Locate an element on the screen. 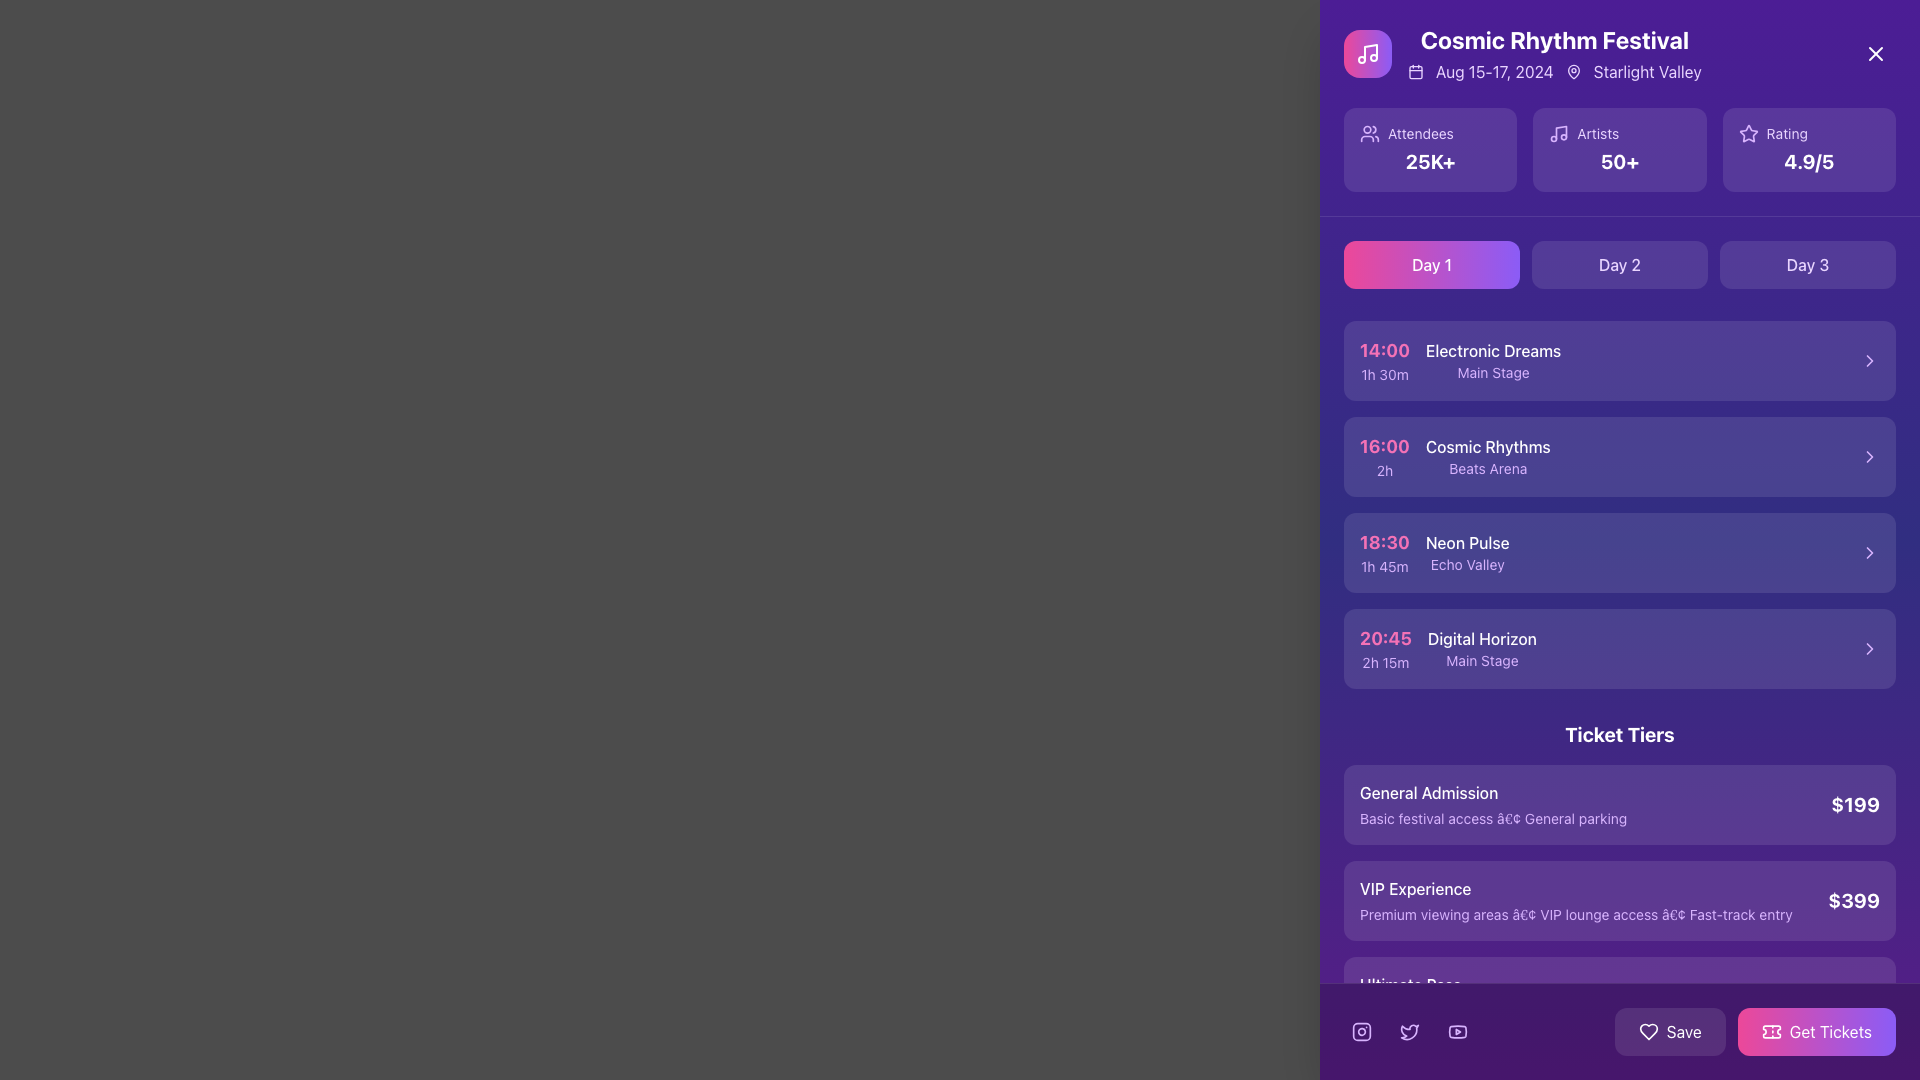 Image resolution: width=1920 pixels, height=1080 pixels. the 'Main Stage' static text label styled in light purple, located beneath the 'Electronic Dreams' label in the Cosmic Rhythm Festival interface is located at coordinates (1493, 373).